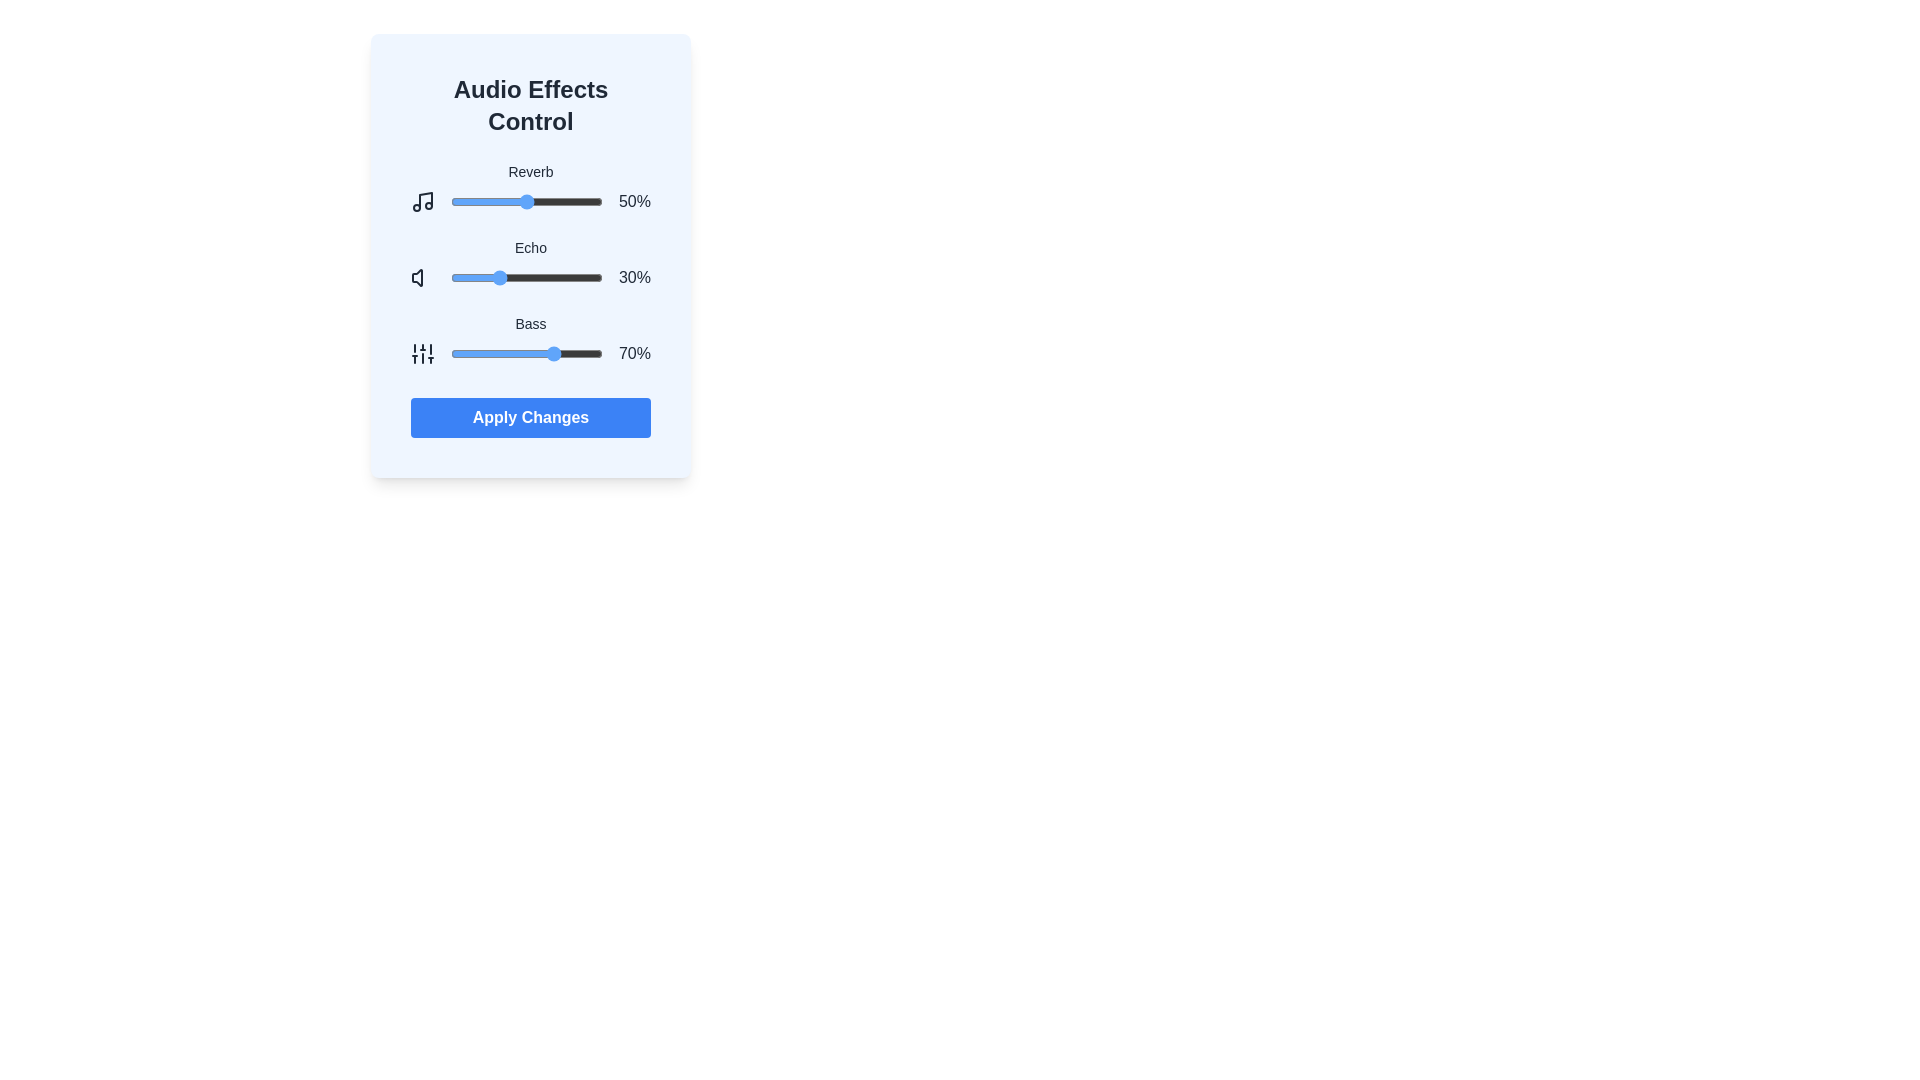 This screenshot has width=1920, height=1080. What do you see at coordinates (454, 201) in the screenshot?
I see `the reverb level` at bounding box center [454, 201].